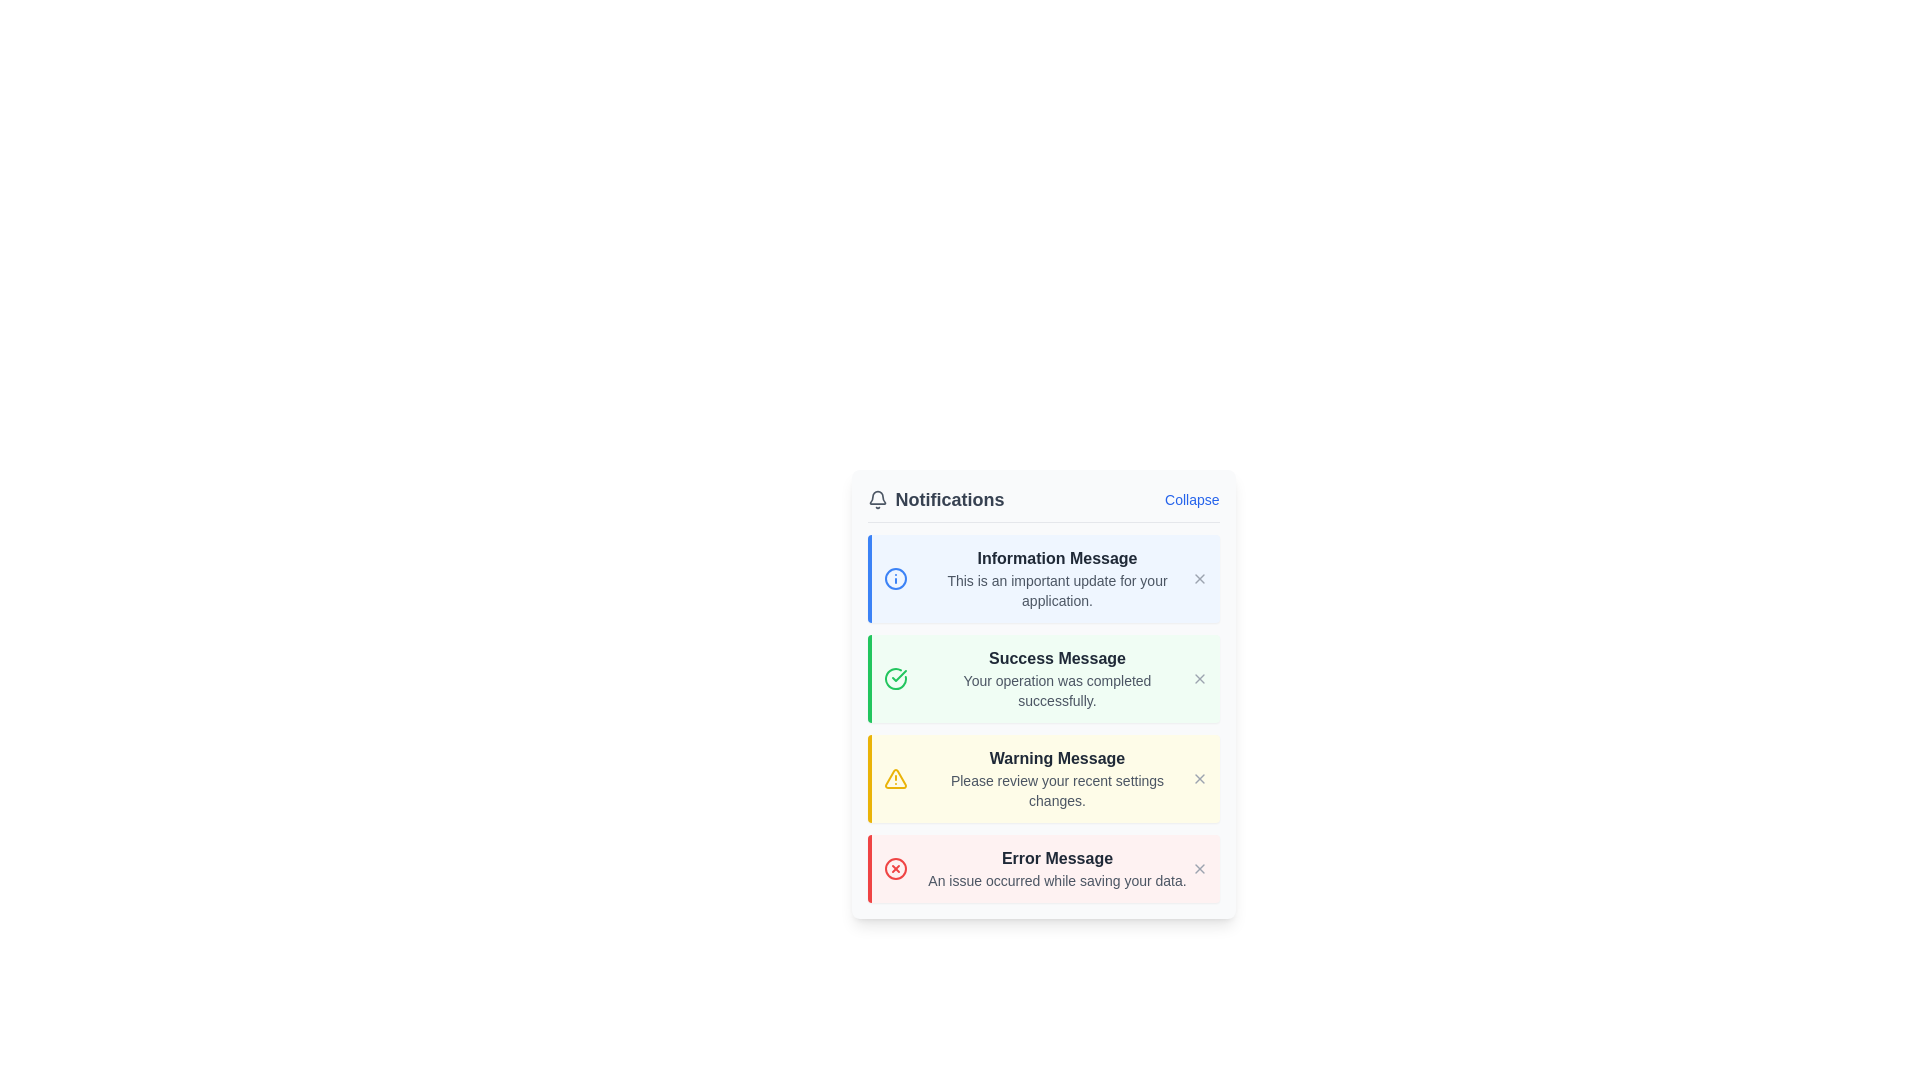 The width and height of the screenshot is (1920, 1080). Describe the element at coordinates (949, 499) in the screenshot. I see `the text label that serves as a header for the notifications section, located in the top-left corner of the card-like section, to the immediate right of the bell icon` at that location.